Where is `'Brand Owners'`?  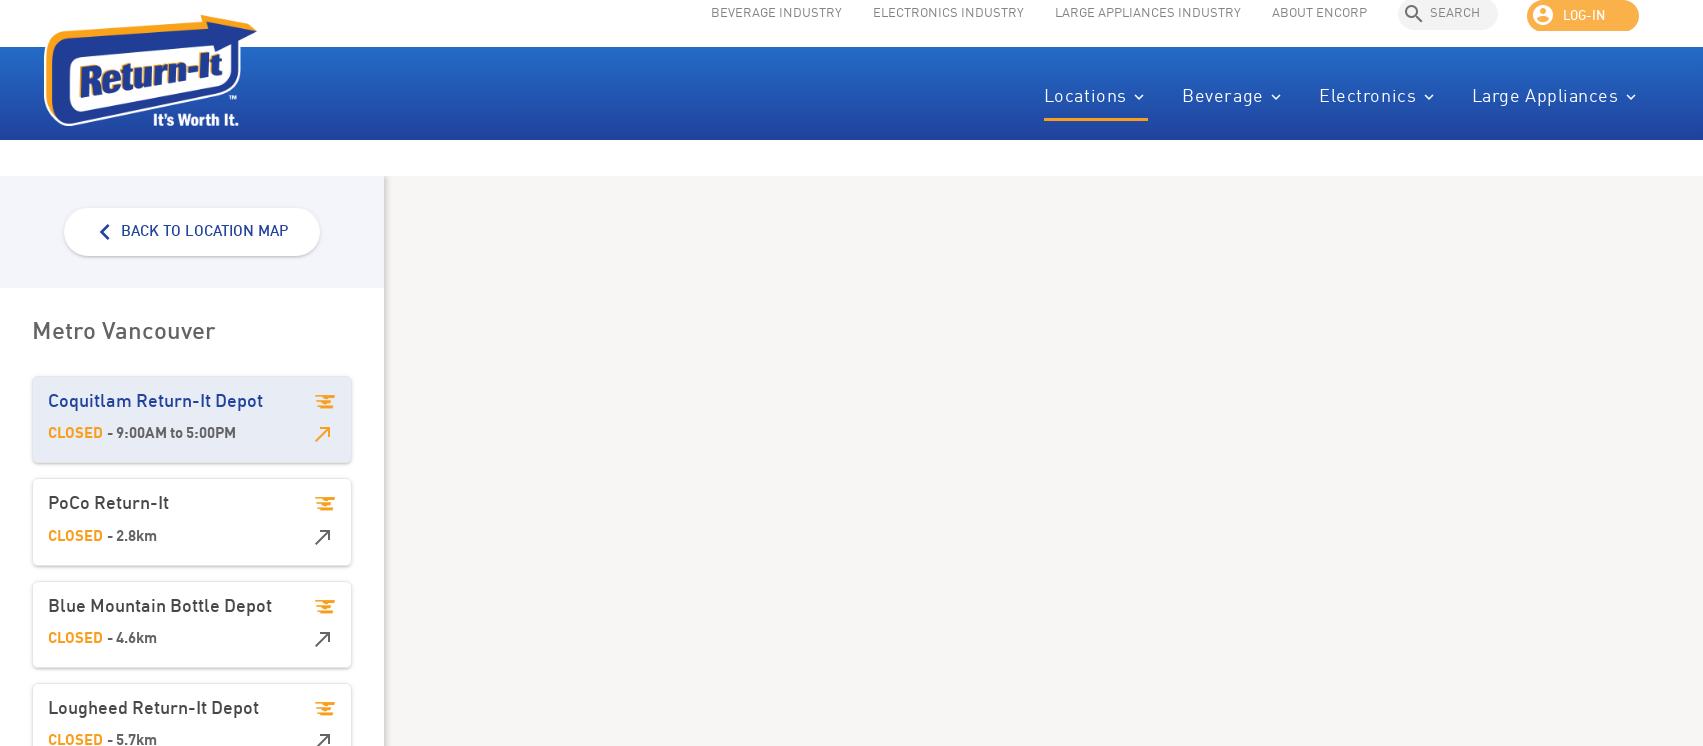
'Brand Owners' is located at coordinates (1609, 136).